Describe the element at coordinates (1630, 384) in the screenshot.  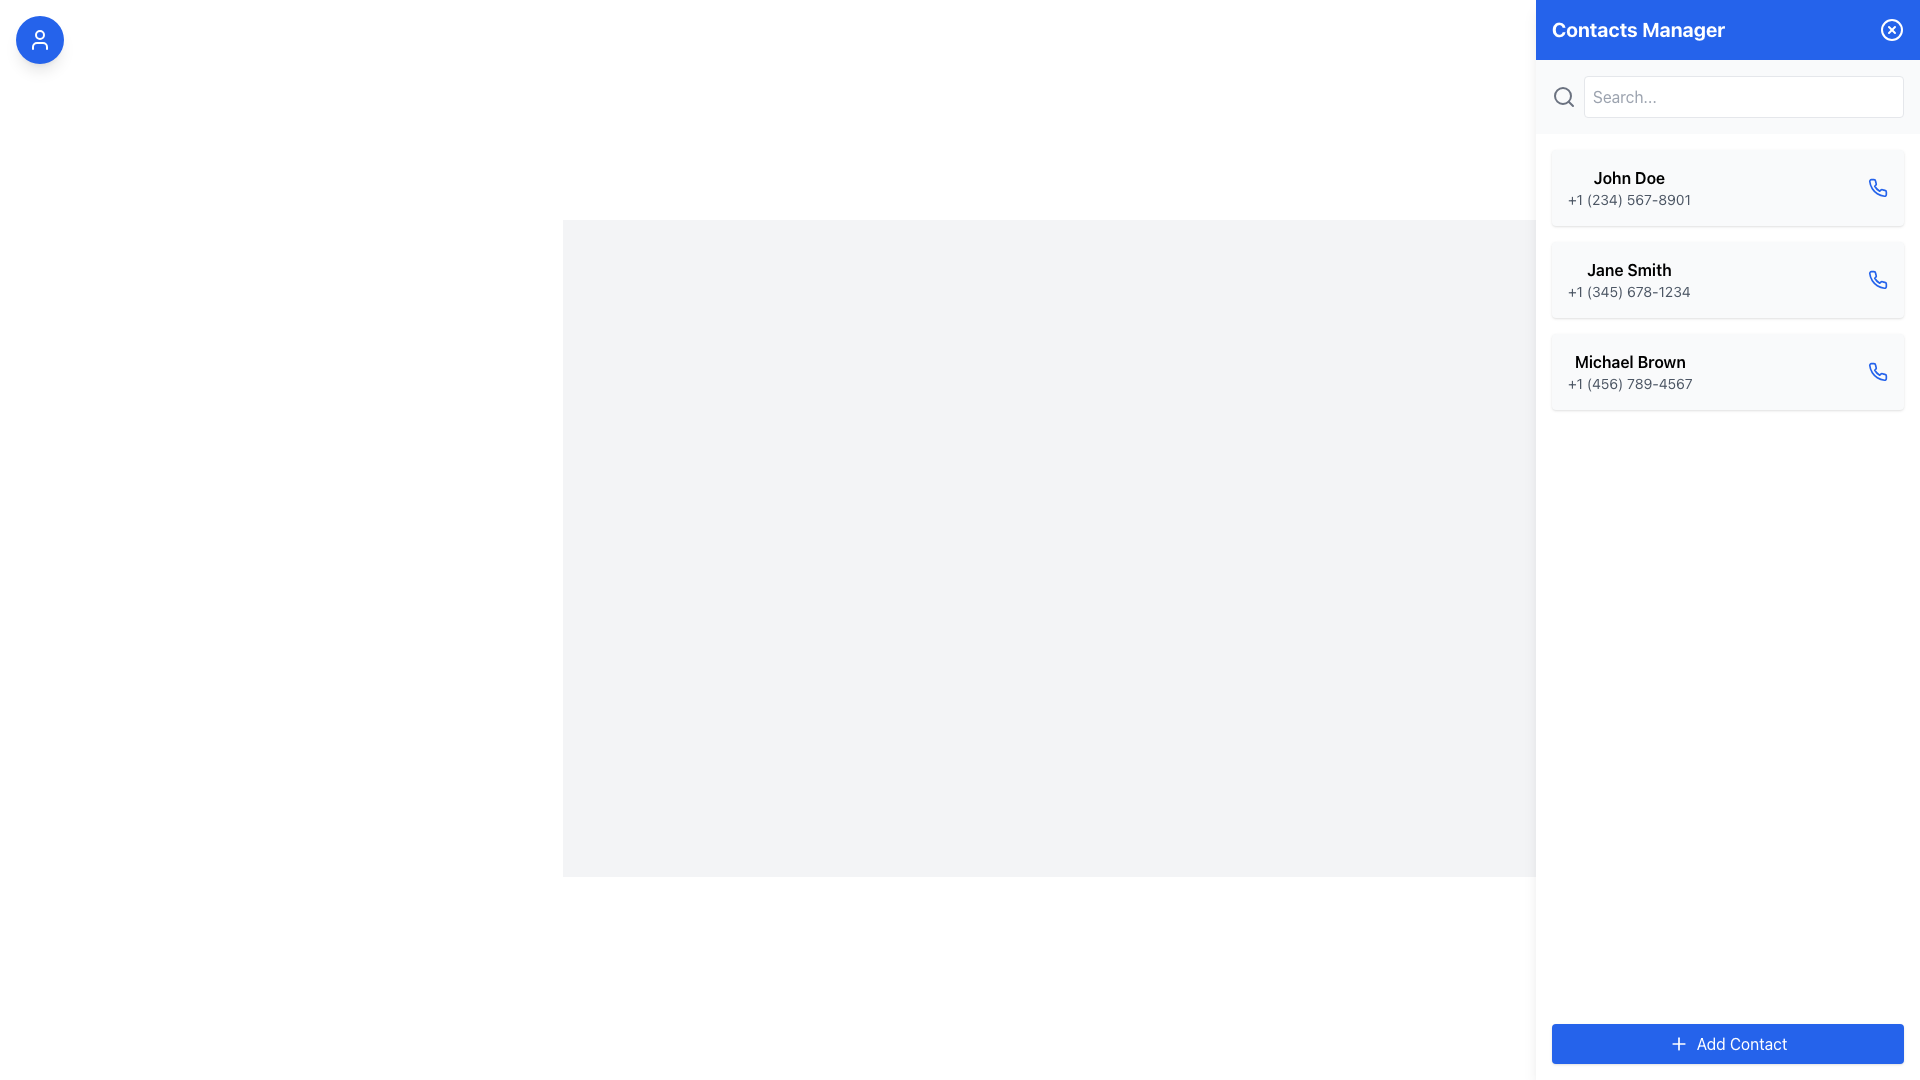
I see `the phone number text for the contact 'Michael Brown' in the right-side panel, which is the second line below the name` at that location.